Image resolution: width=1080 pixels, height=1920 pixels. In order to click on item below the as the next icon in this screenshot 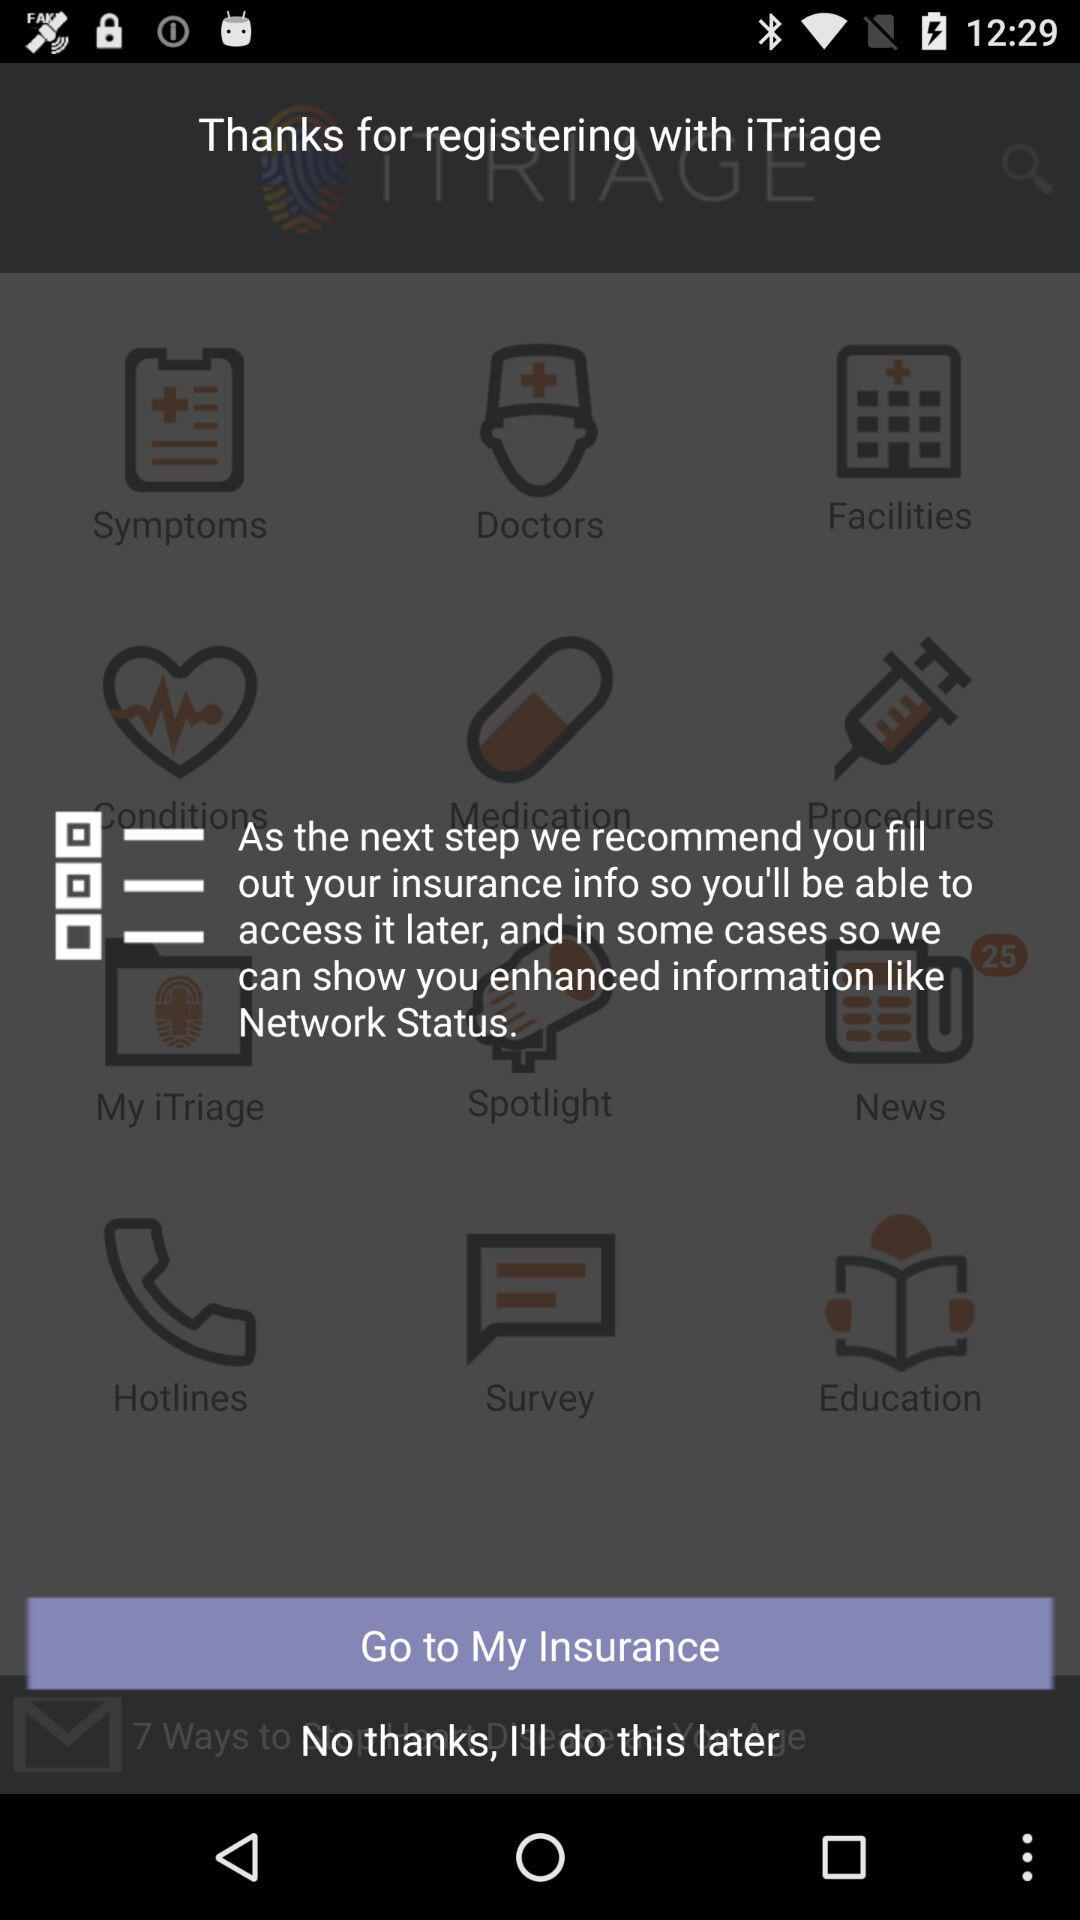, I will do `click(540, 1644)`.